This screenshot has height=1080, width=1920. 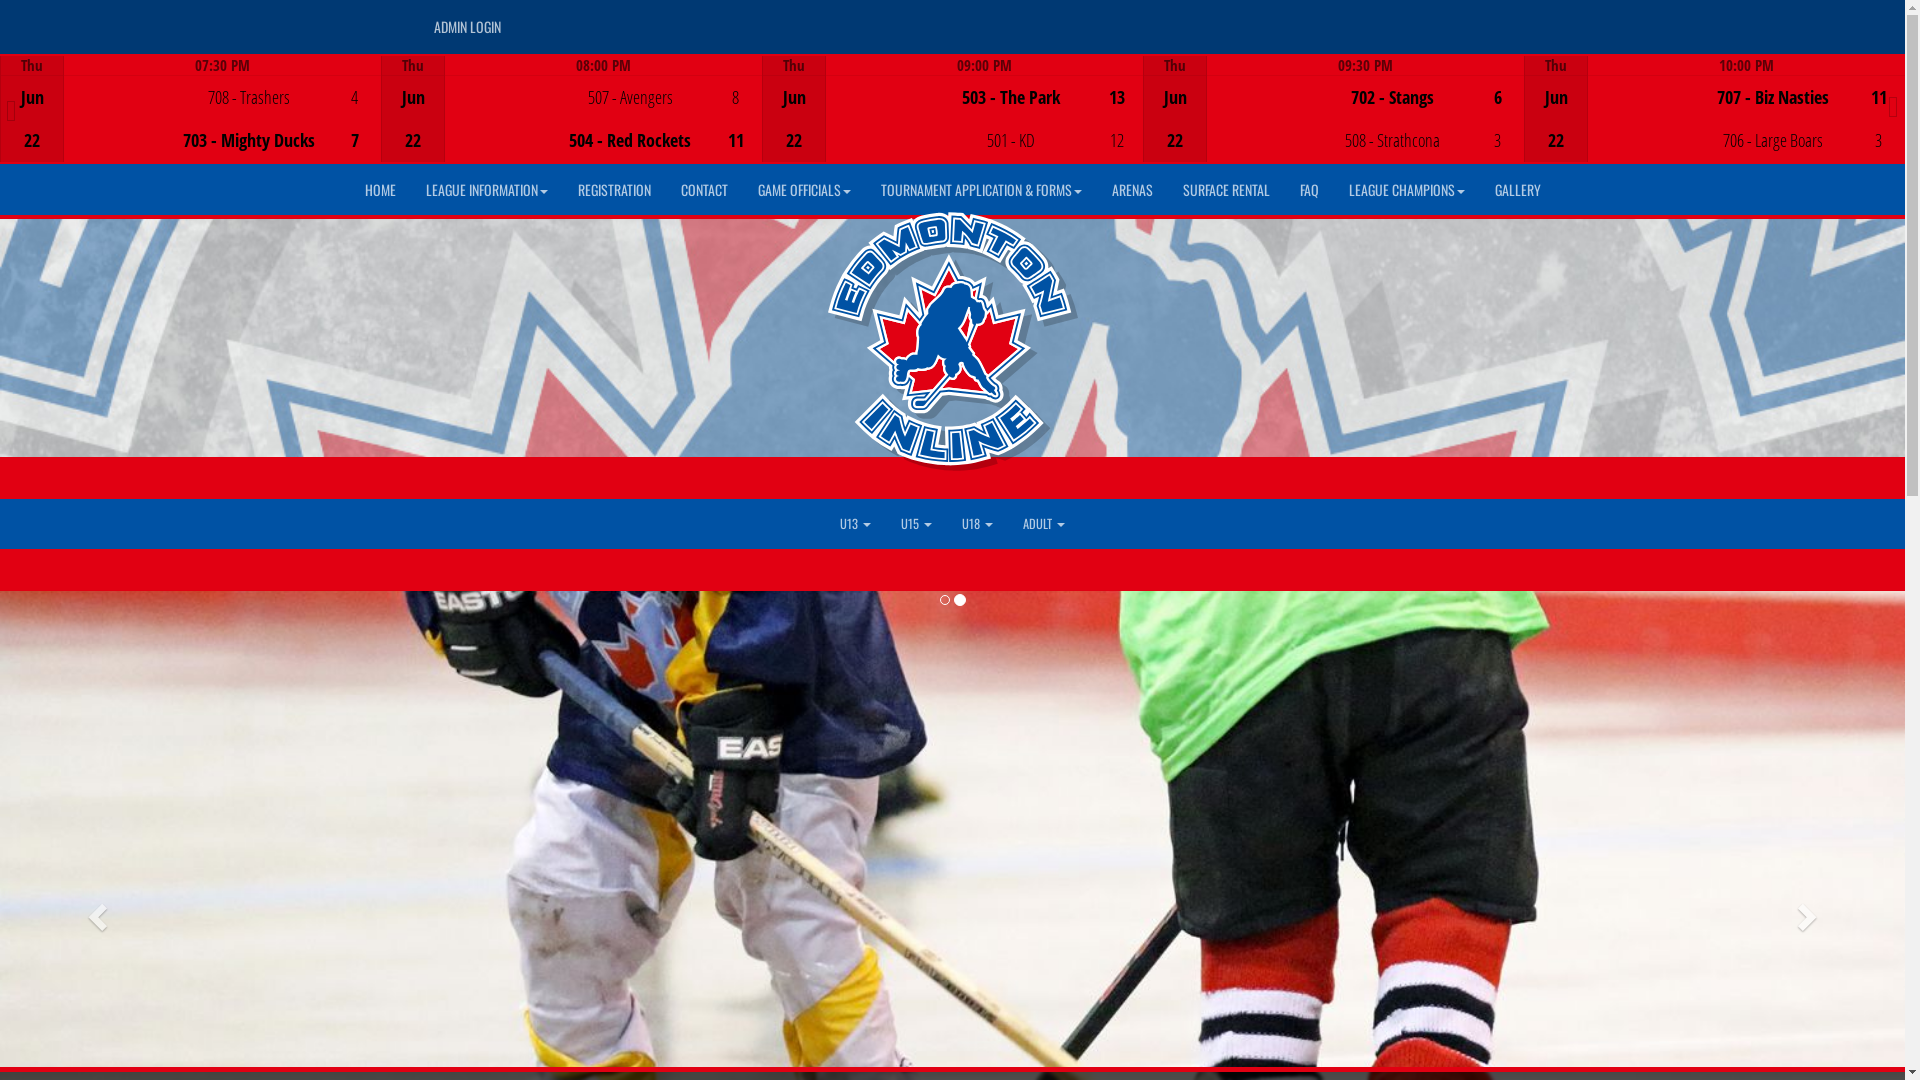 I want to click on 'CONTACT', so click(x=704, y=189).